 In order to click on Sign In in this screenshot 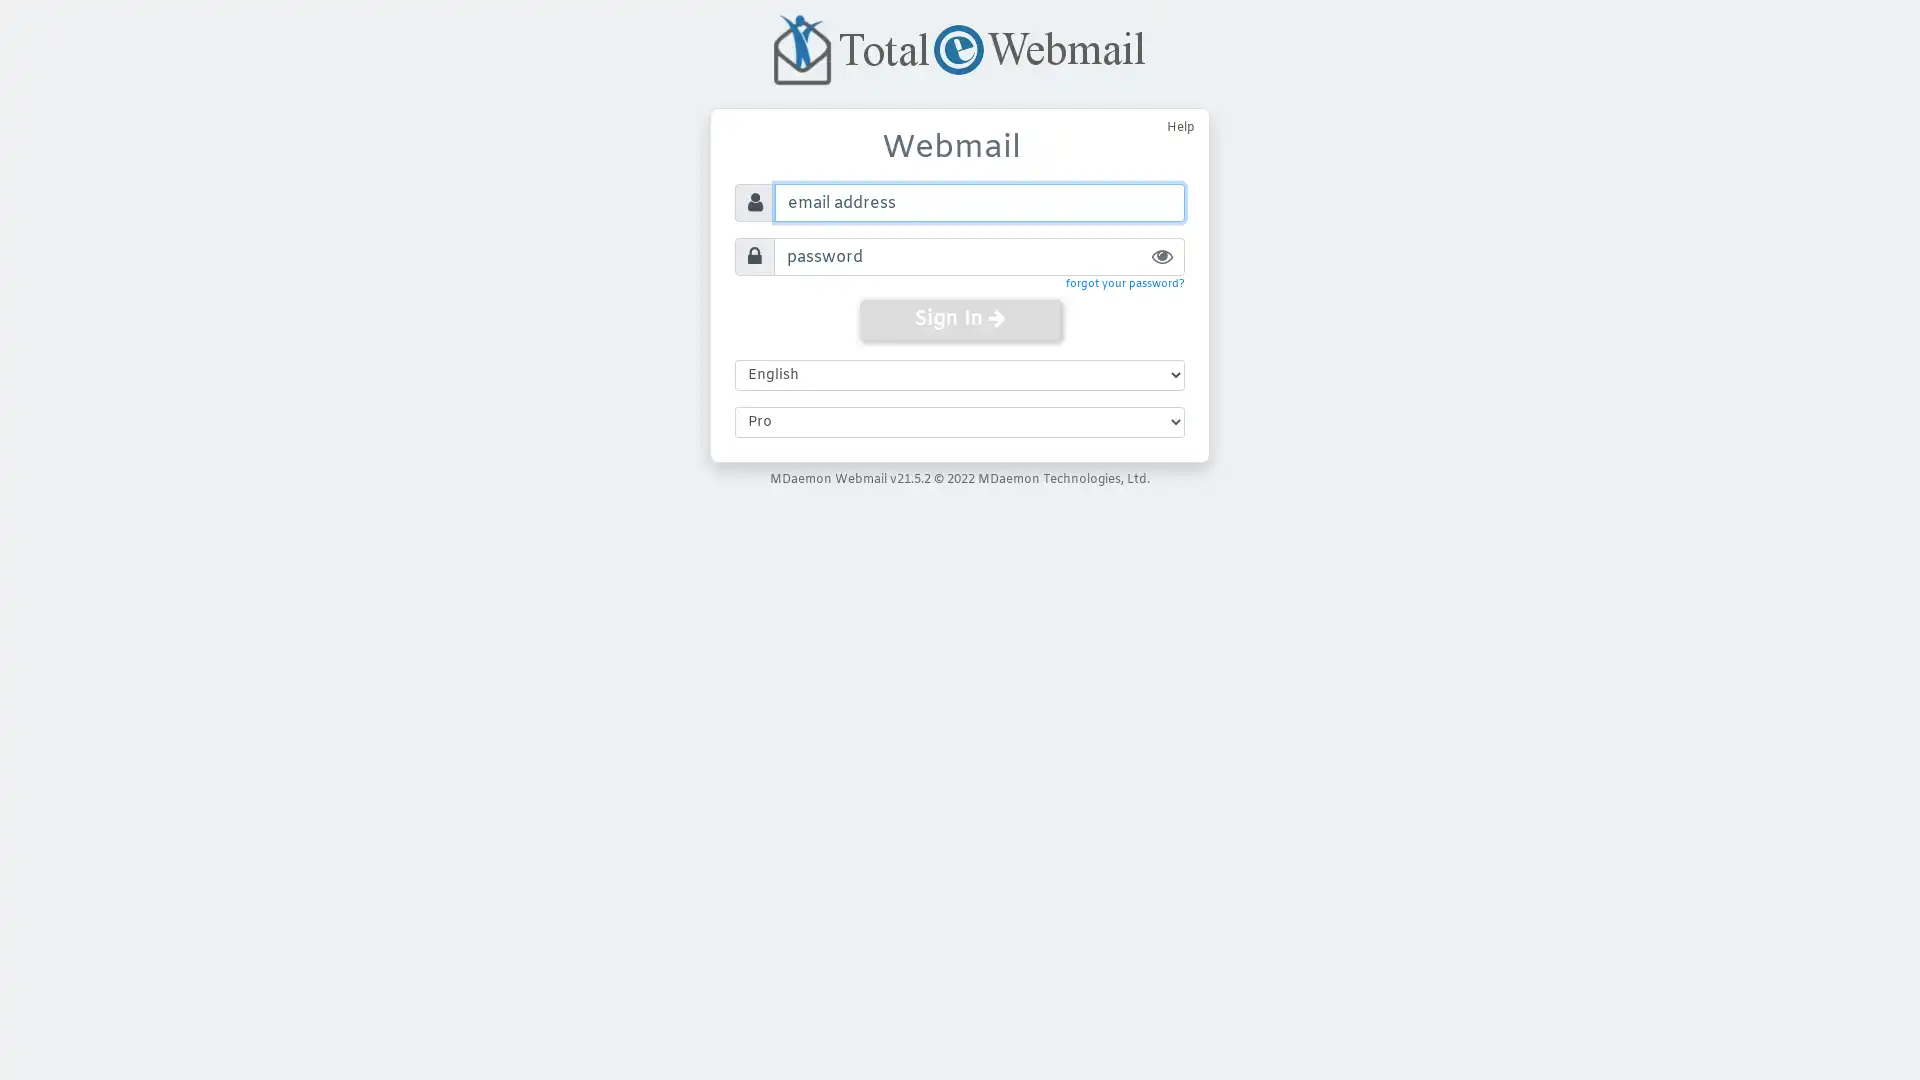, I will do `click(960, 319)`.